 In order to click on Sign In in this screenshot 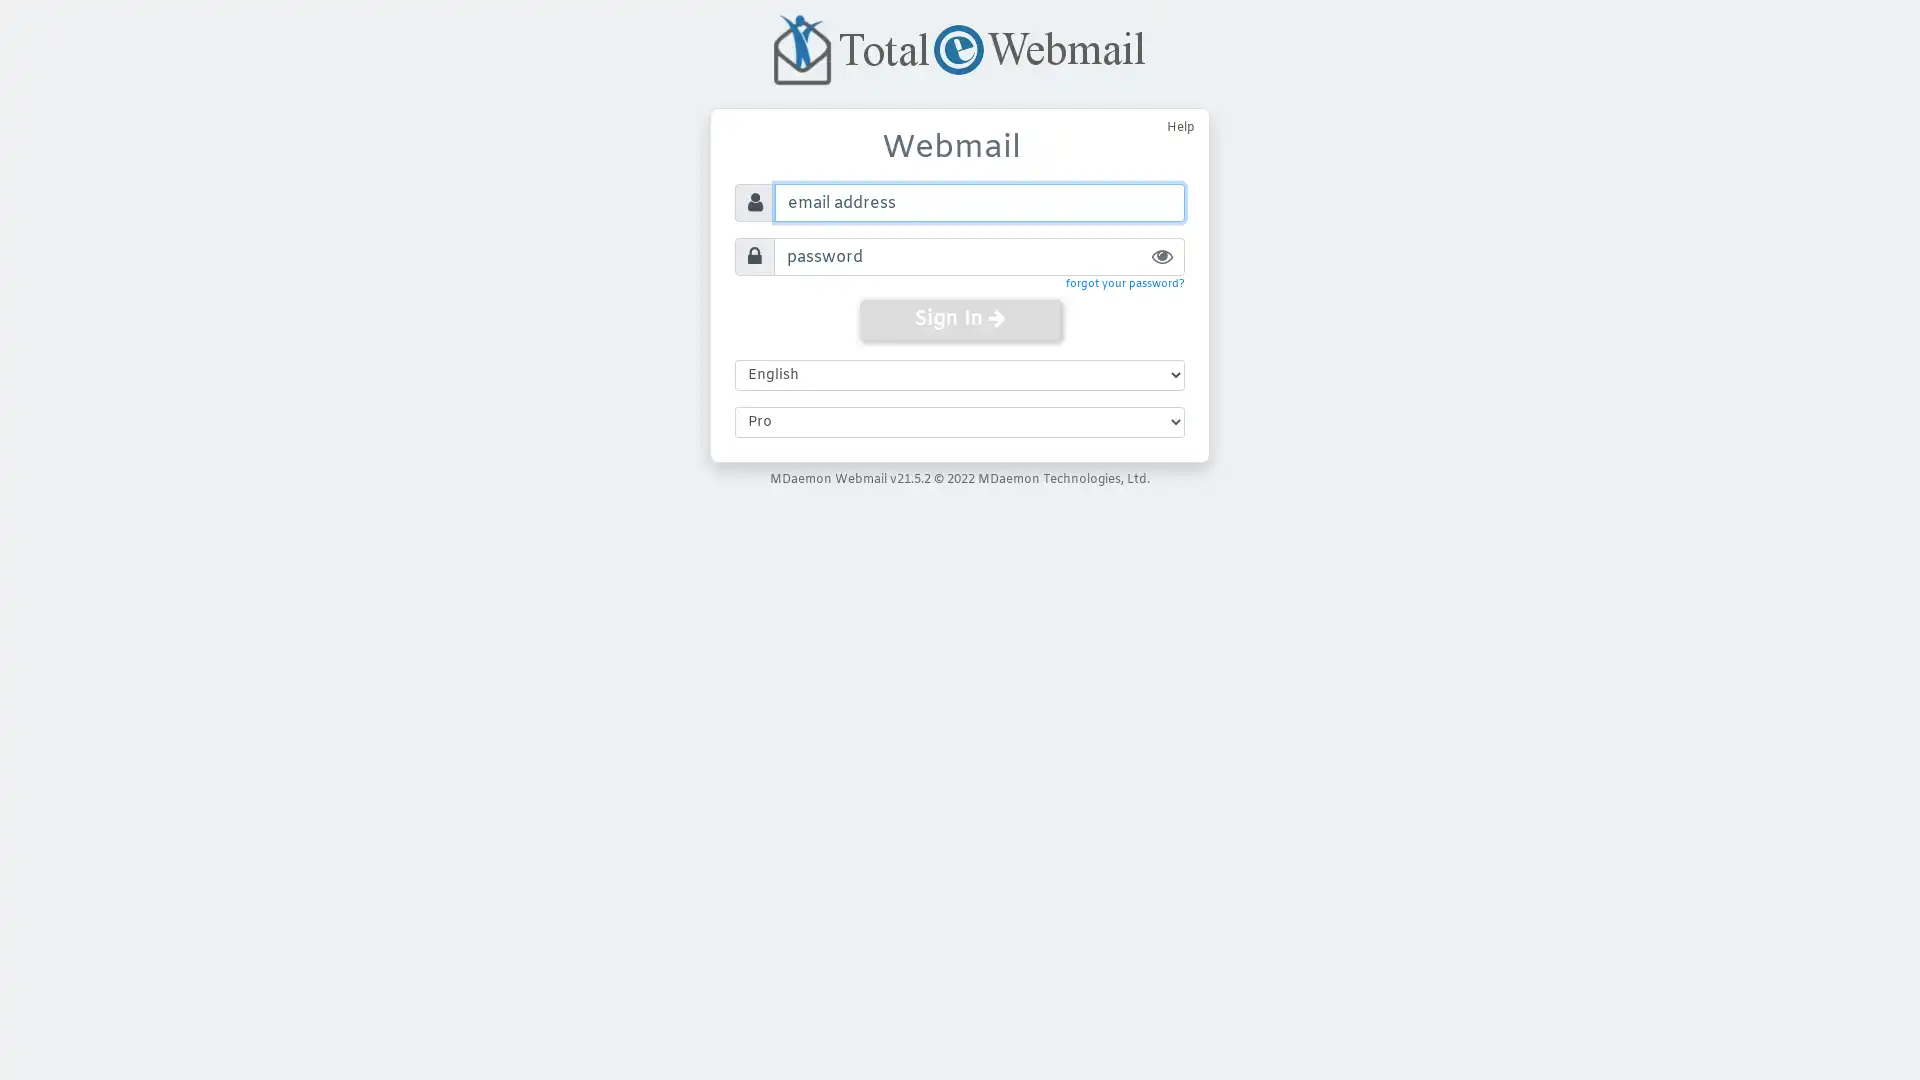, I will do `click(960, 319)`.